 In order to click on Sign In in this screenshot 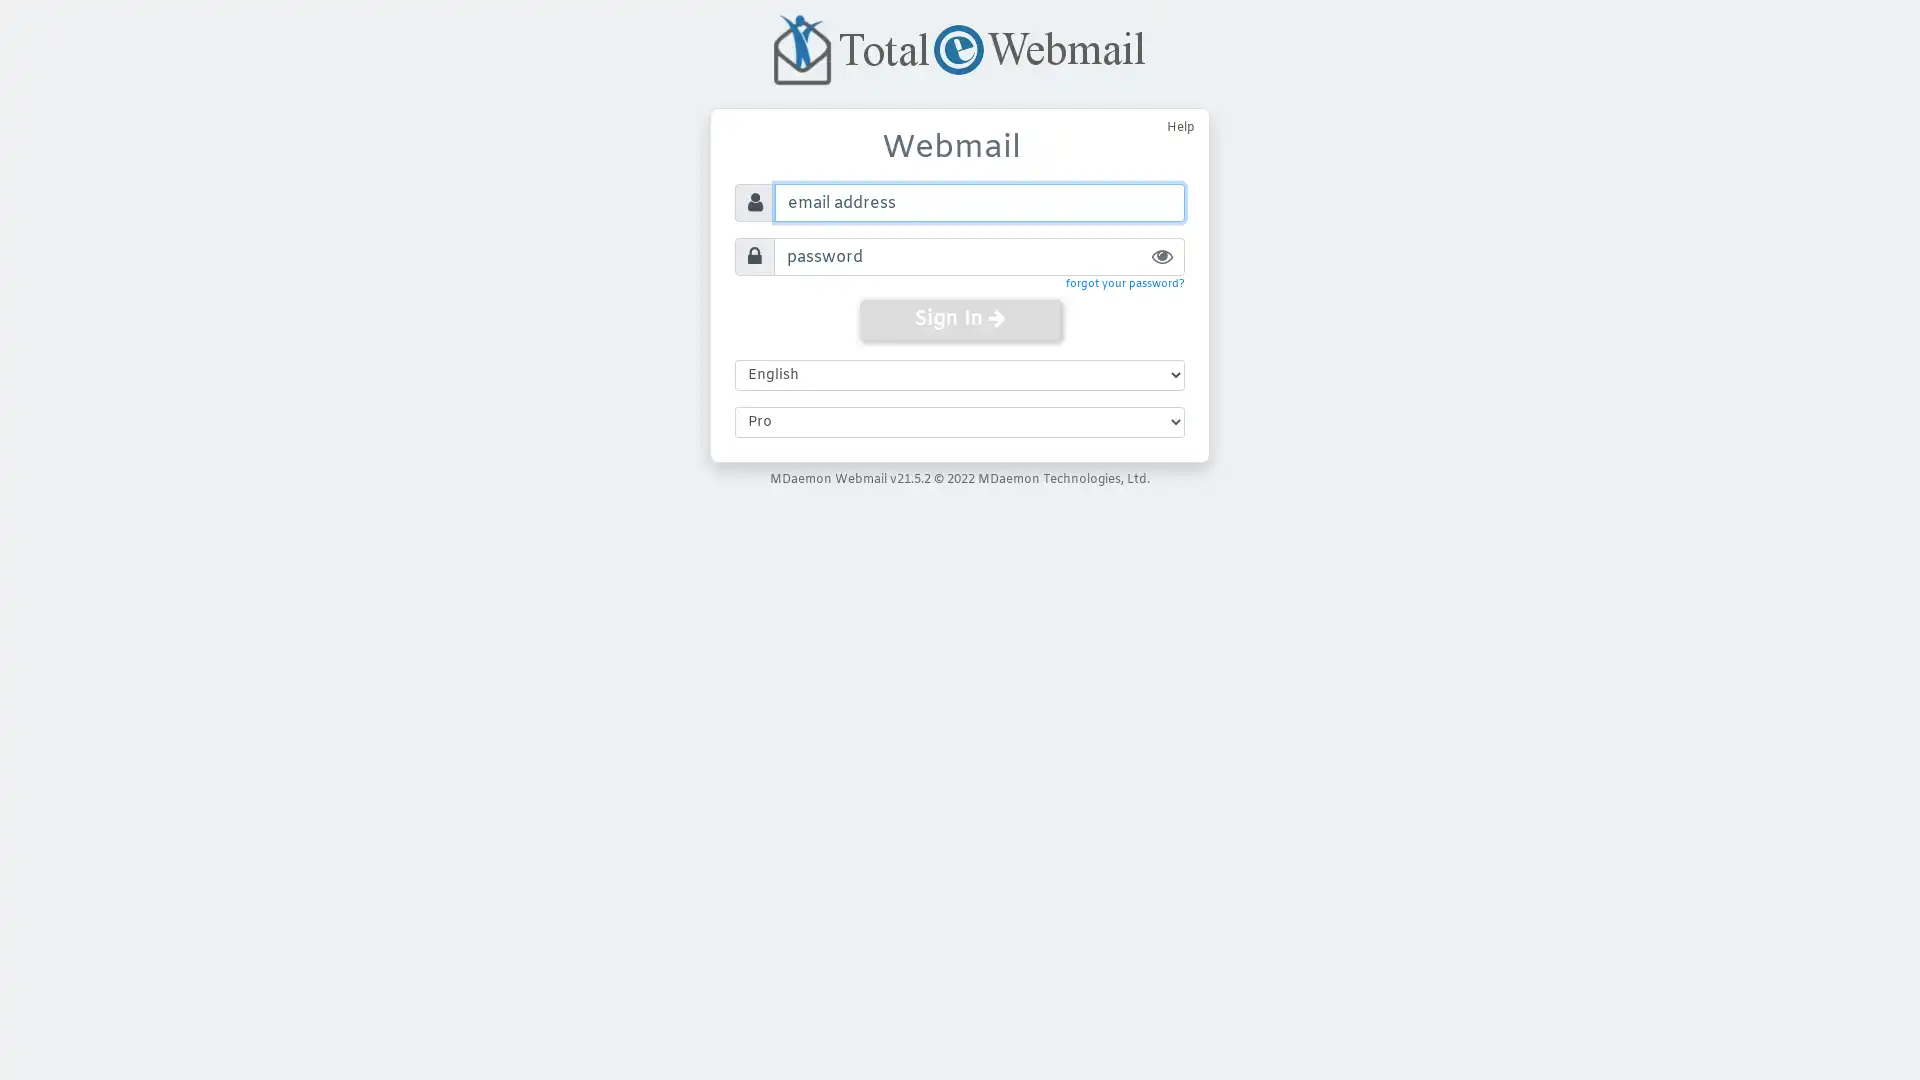, I will do `click(960, 319)`.